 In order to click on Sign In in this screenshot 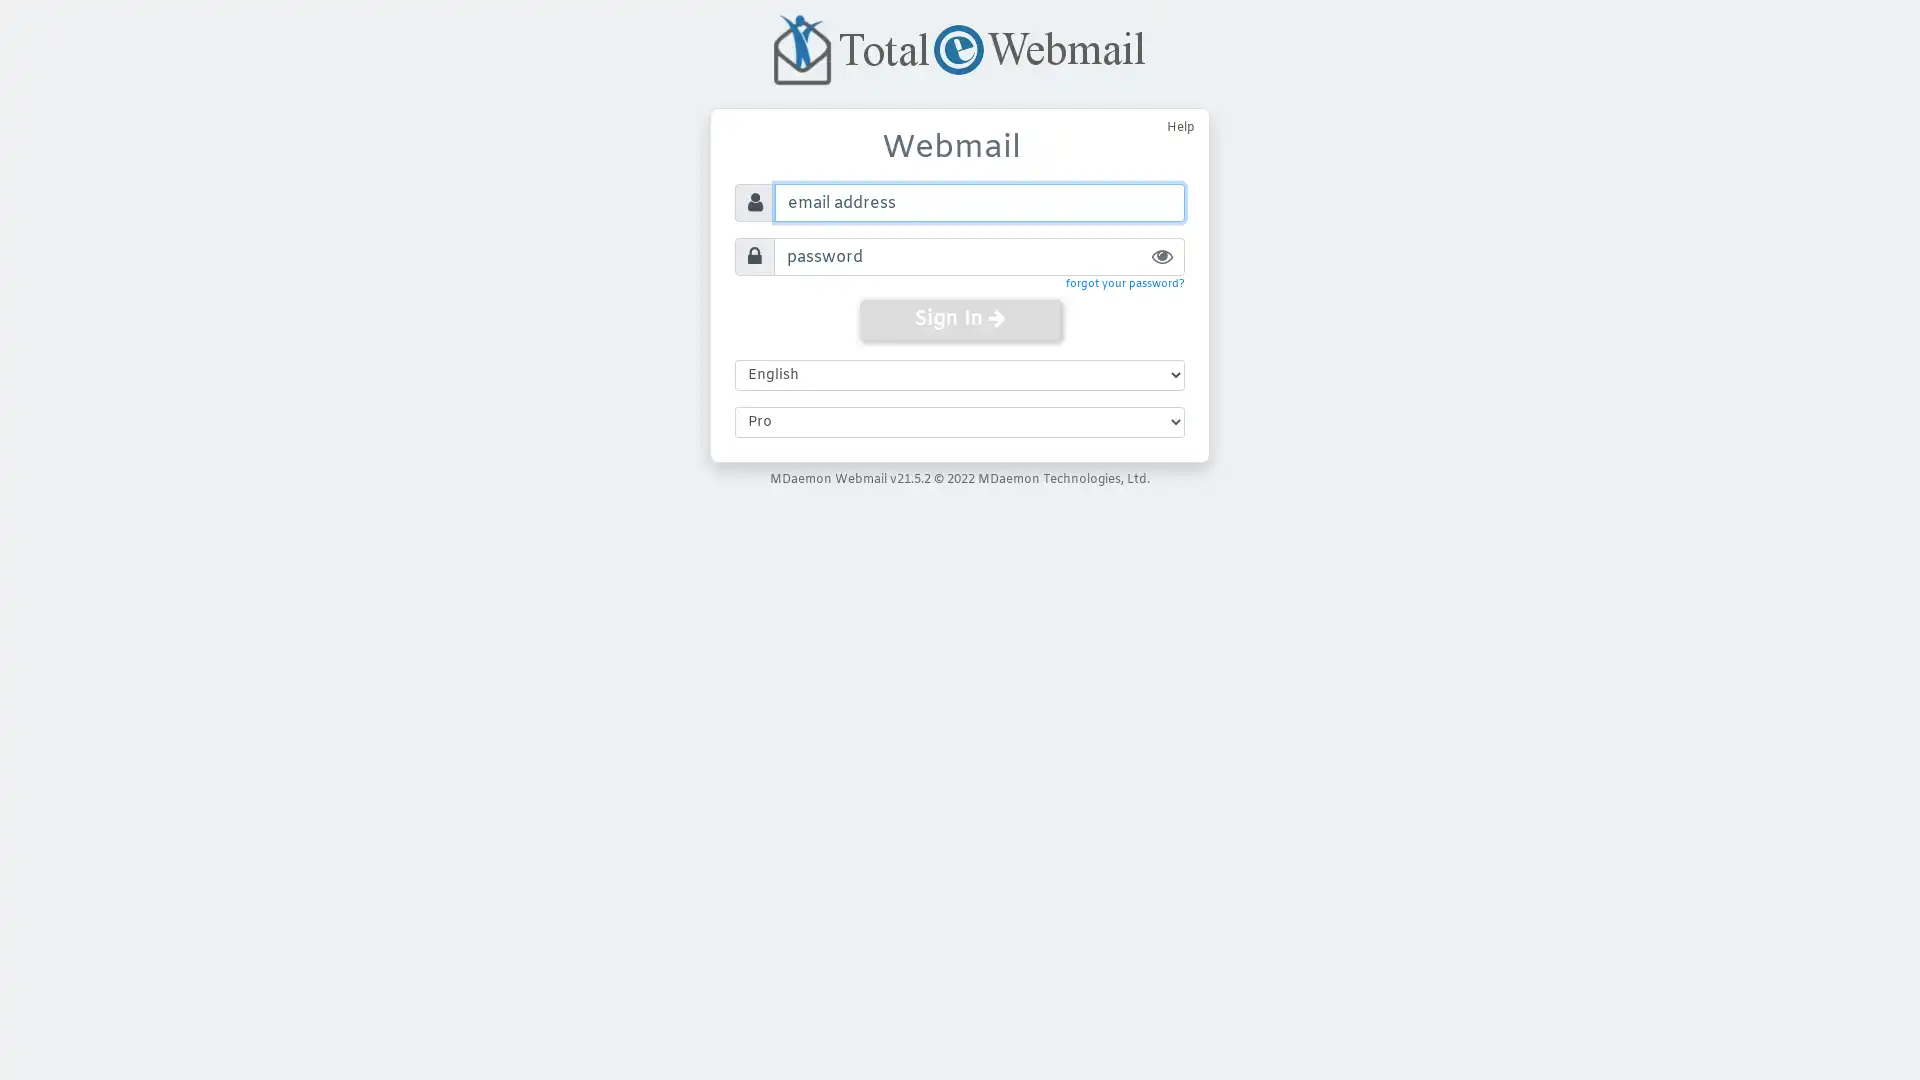, I will do `click(960, 319)`.